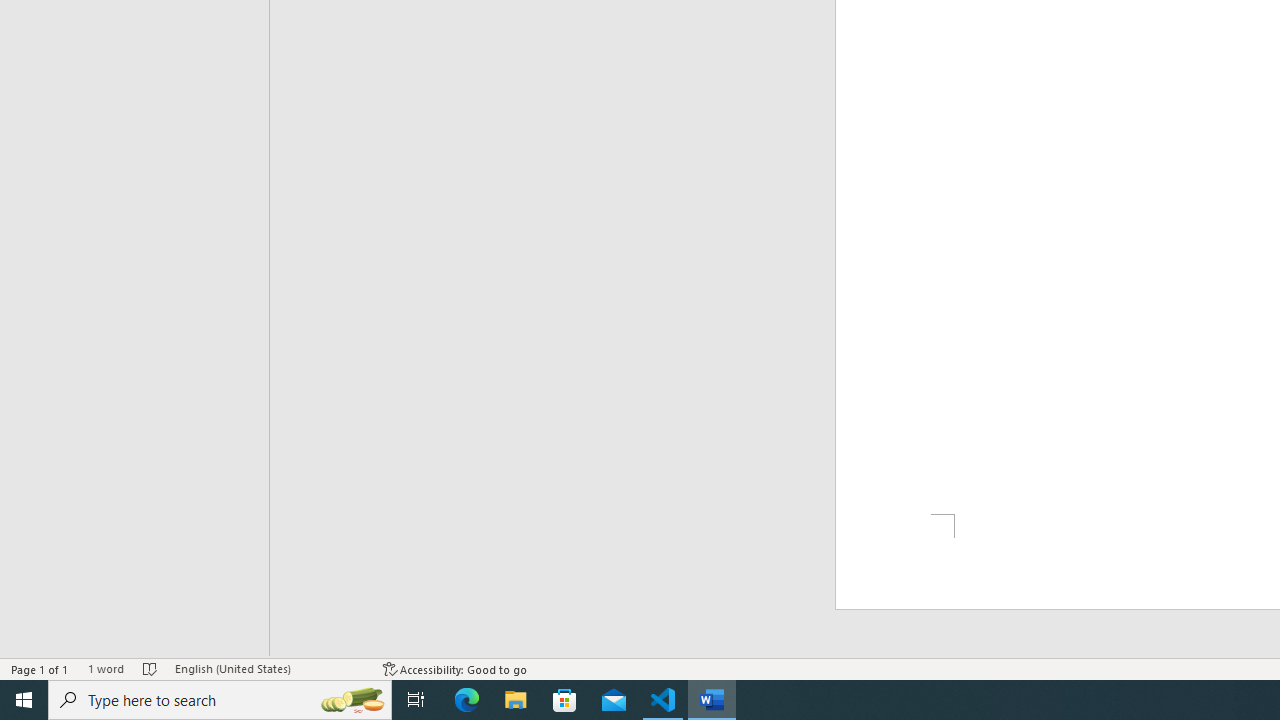  Describe the element at coordinates (466, 698) in the screenshot. I see `'Microsoft Edge'` at that location.